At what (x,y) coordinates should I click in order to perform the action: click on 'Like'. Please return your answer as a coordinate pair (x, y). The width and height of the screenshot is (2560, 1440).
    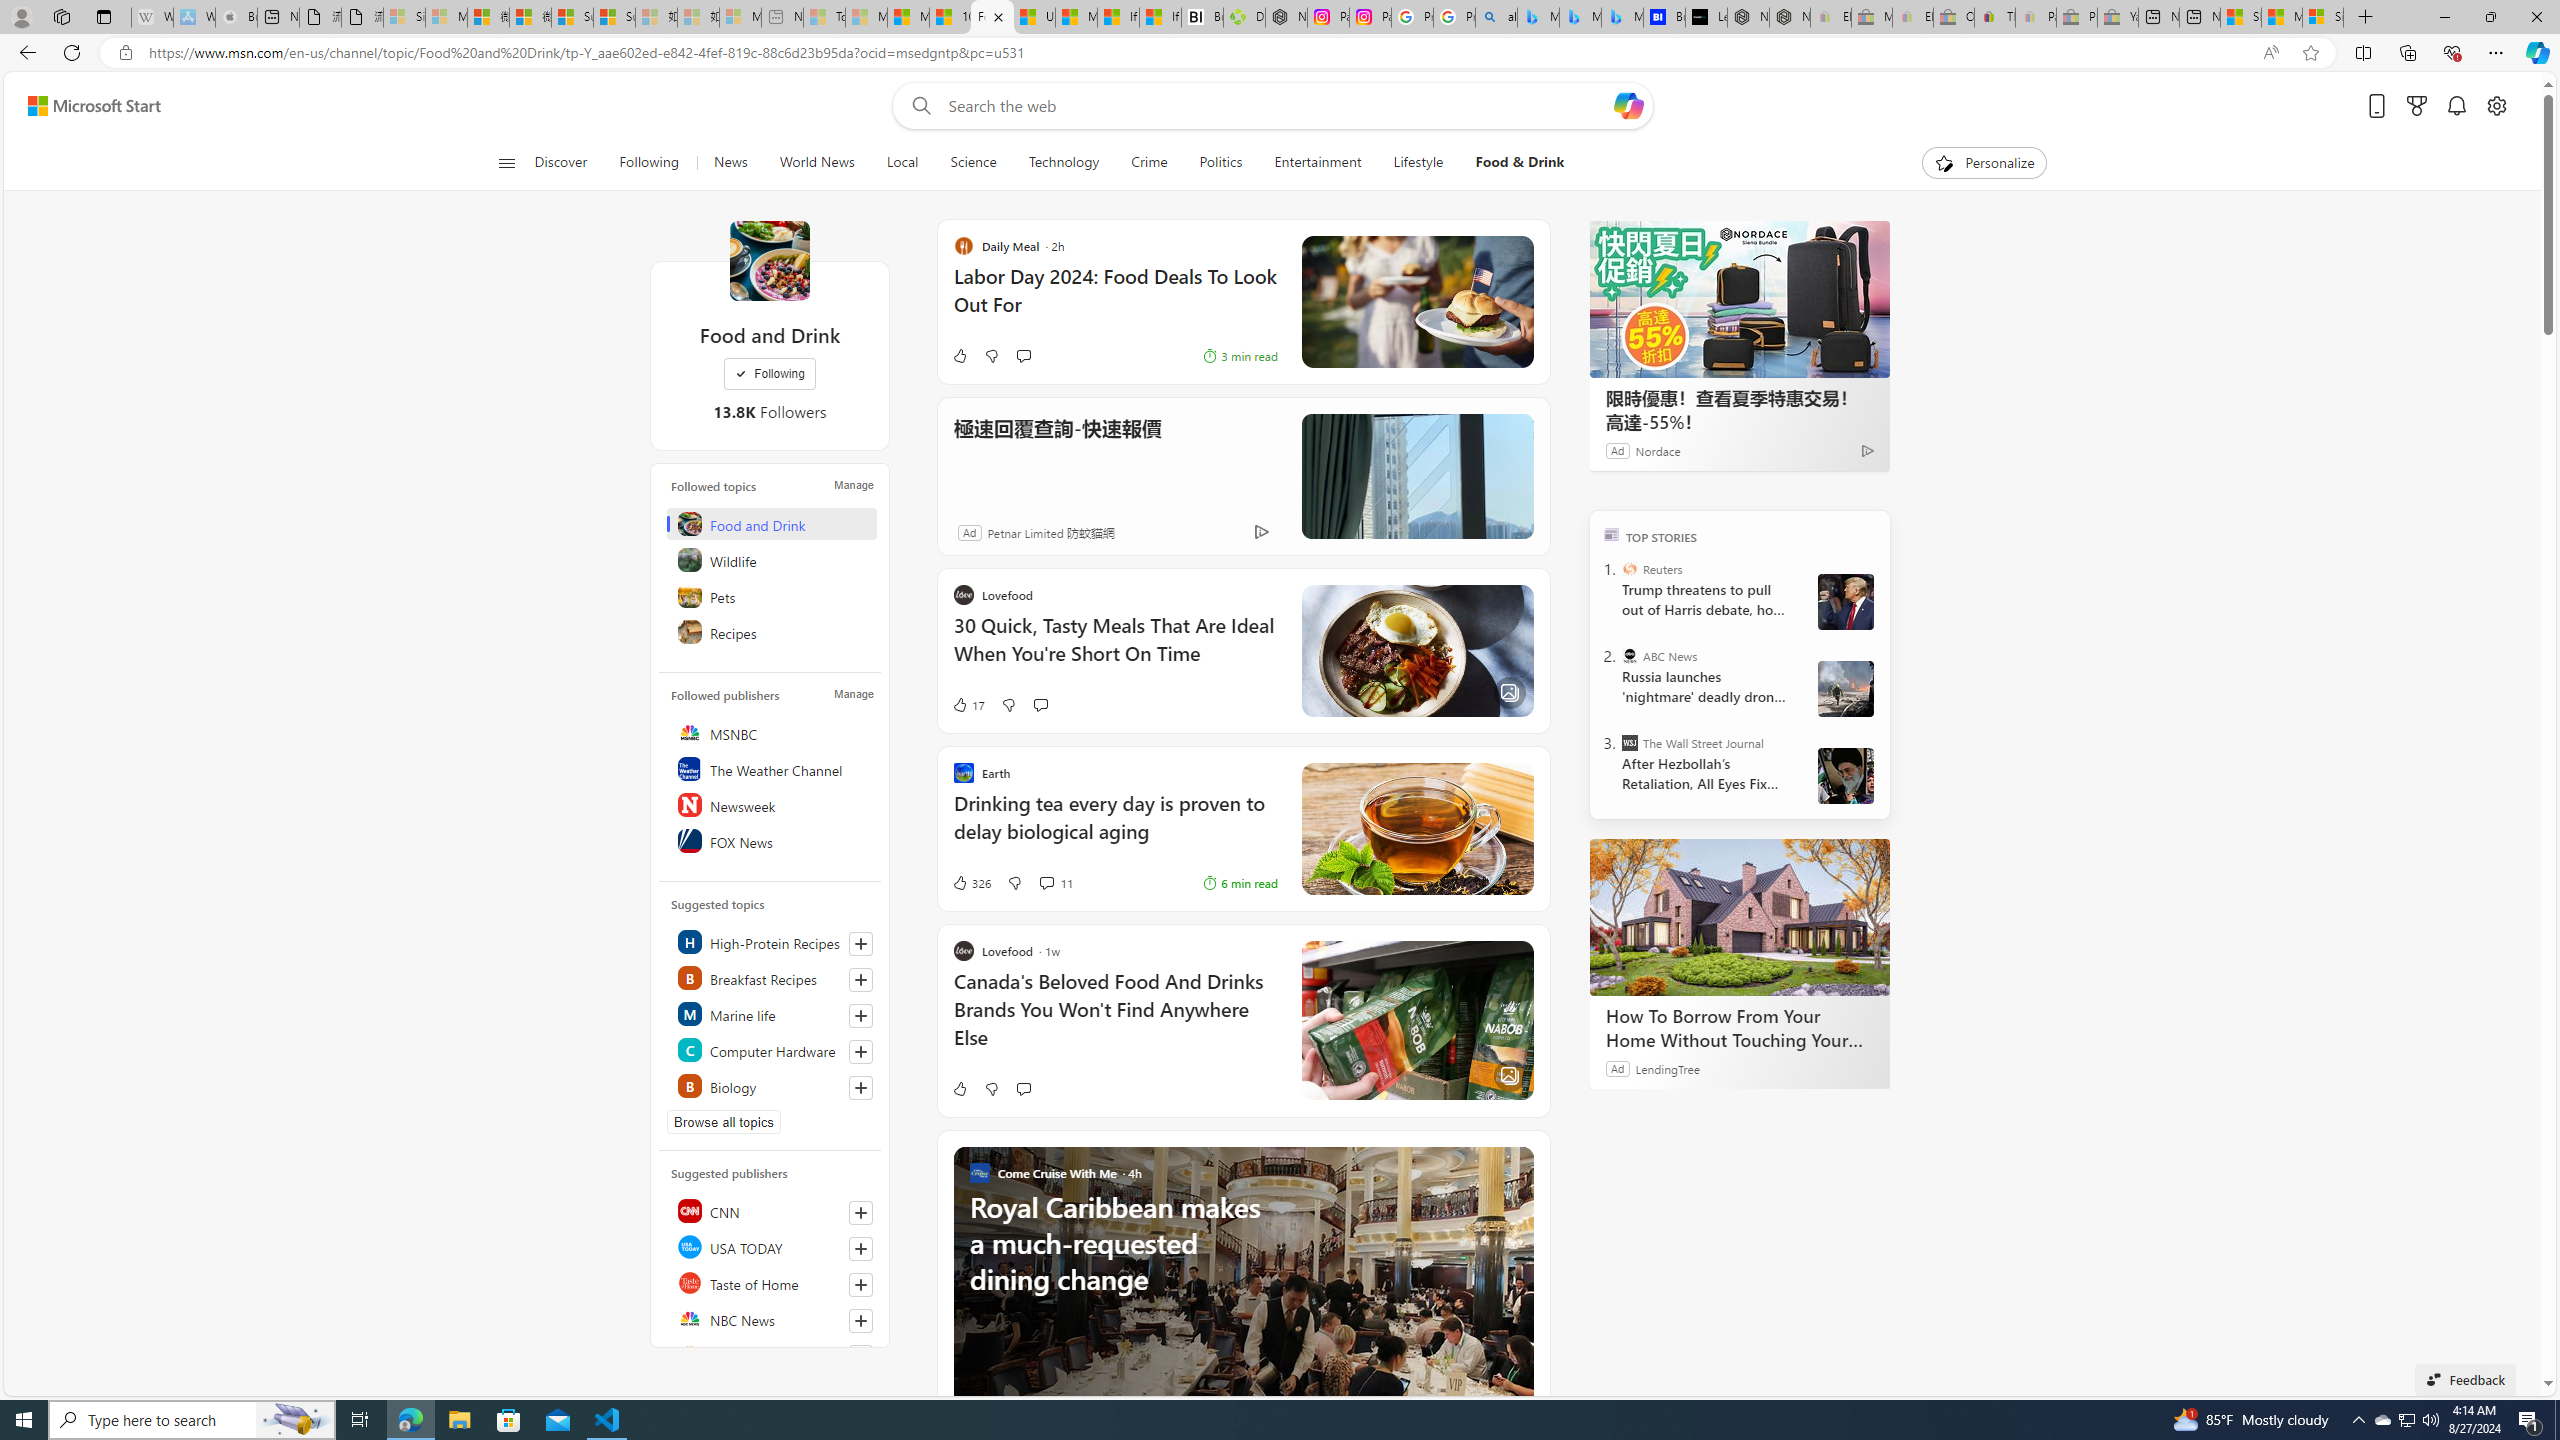
    Looking at the image, I should click on (957, 1088).